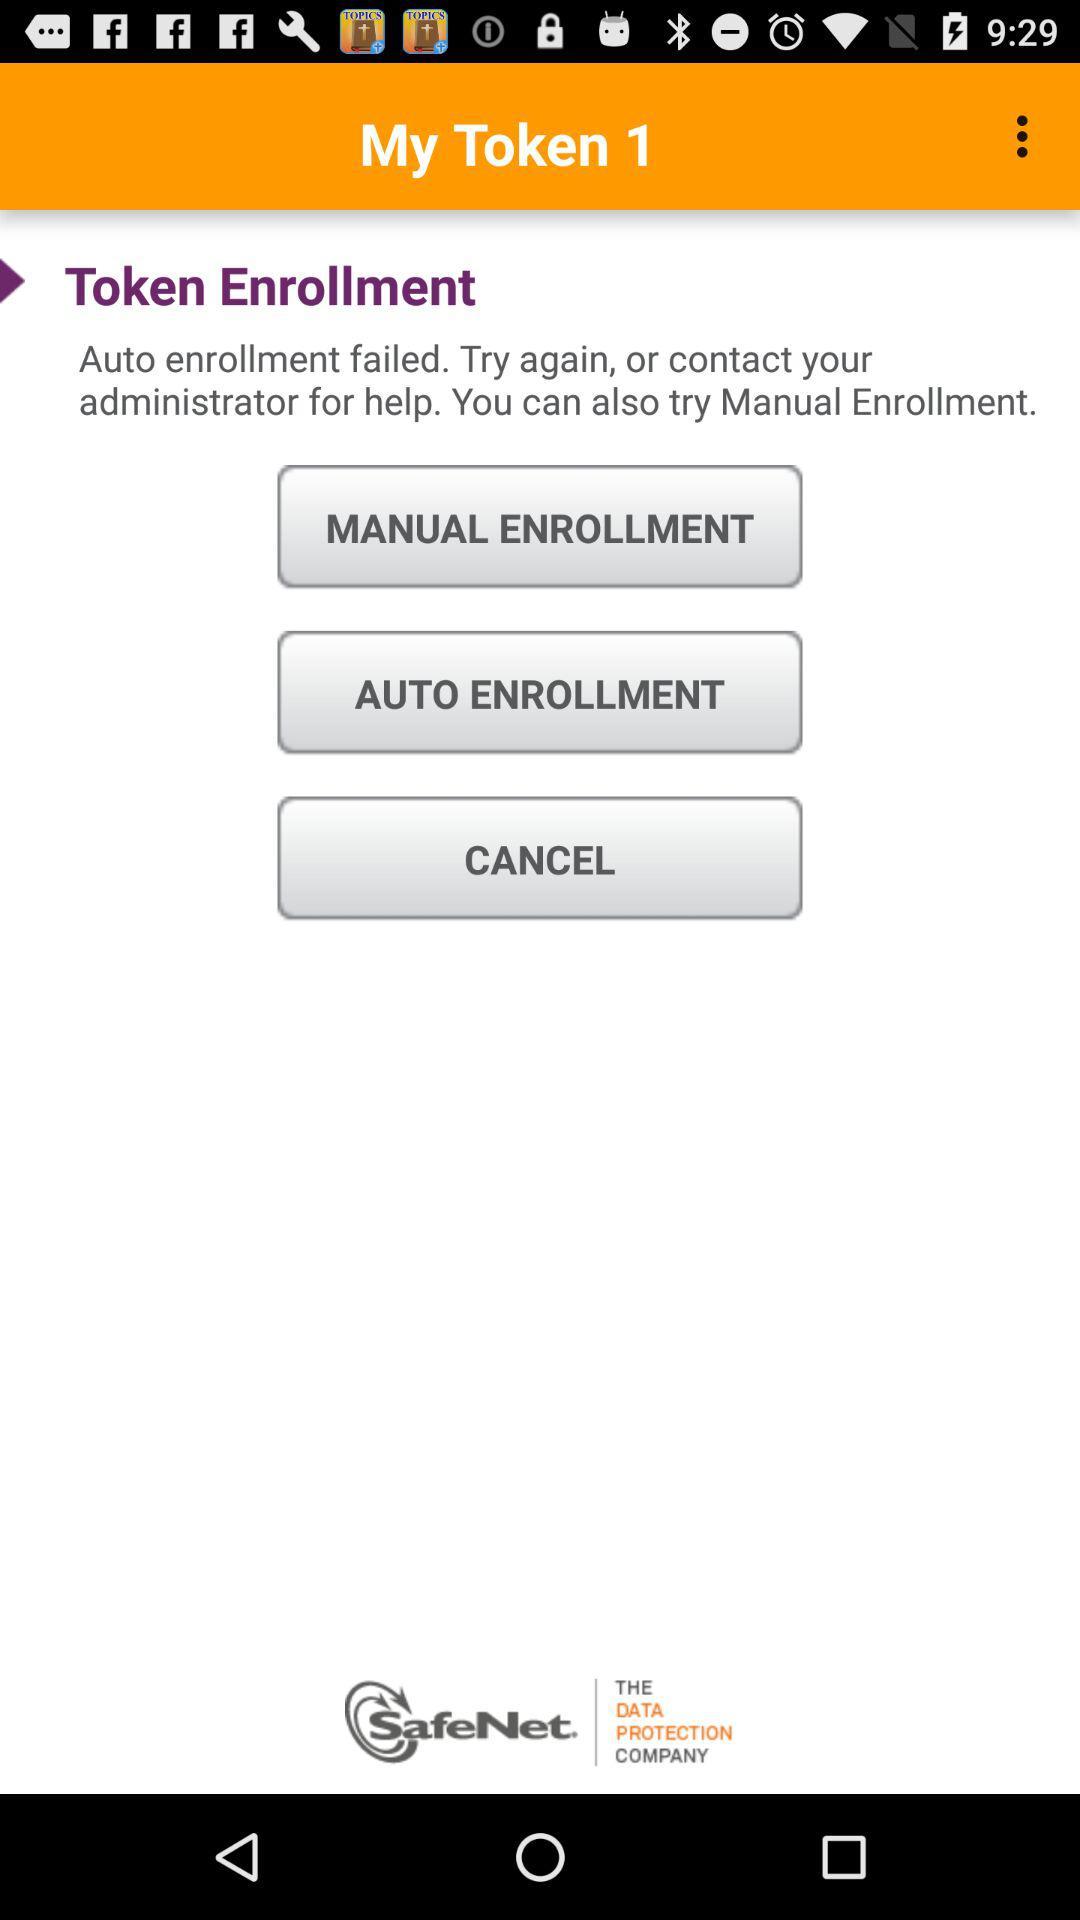 Image resolution: width=1080 pixels, height=1920 pixels. I want to click on cancel icon, so click(540, 859).